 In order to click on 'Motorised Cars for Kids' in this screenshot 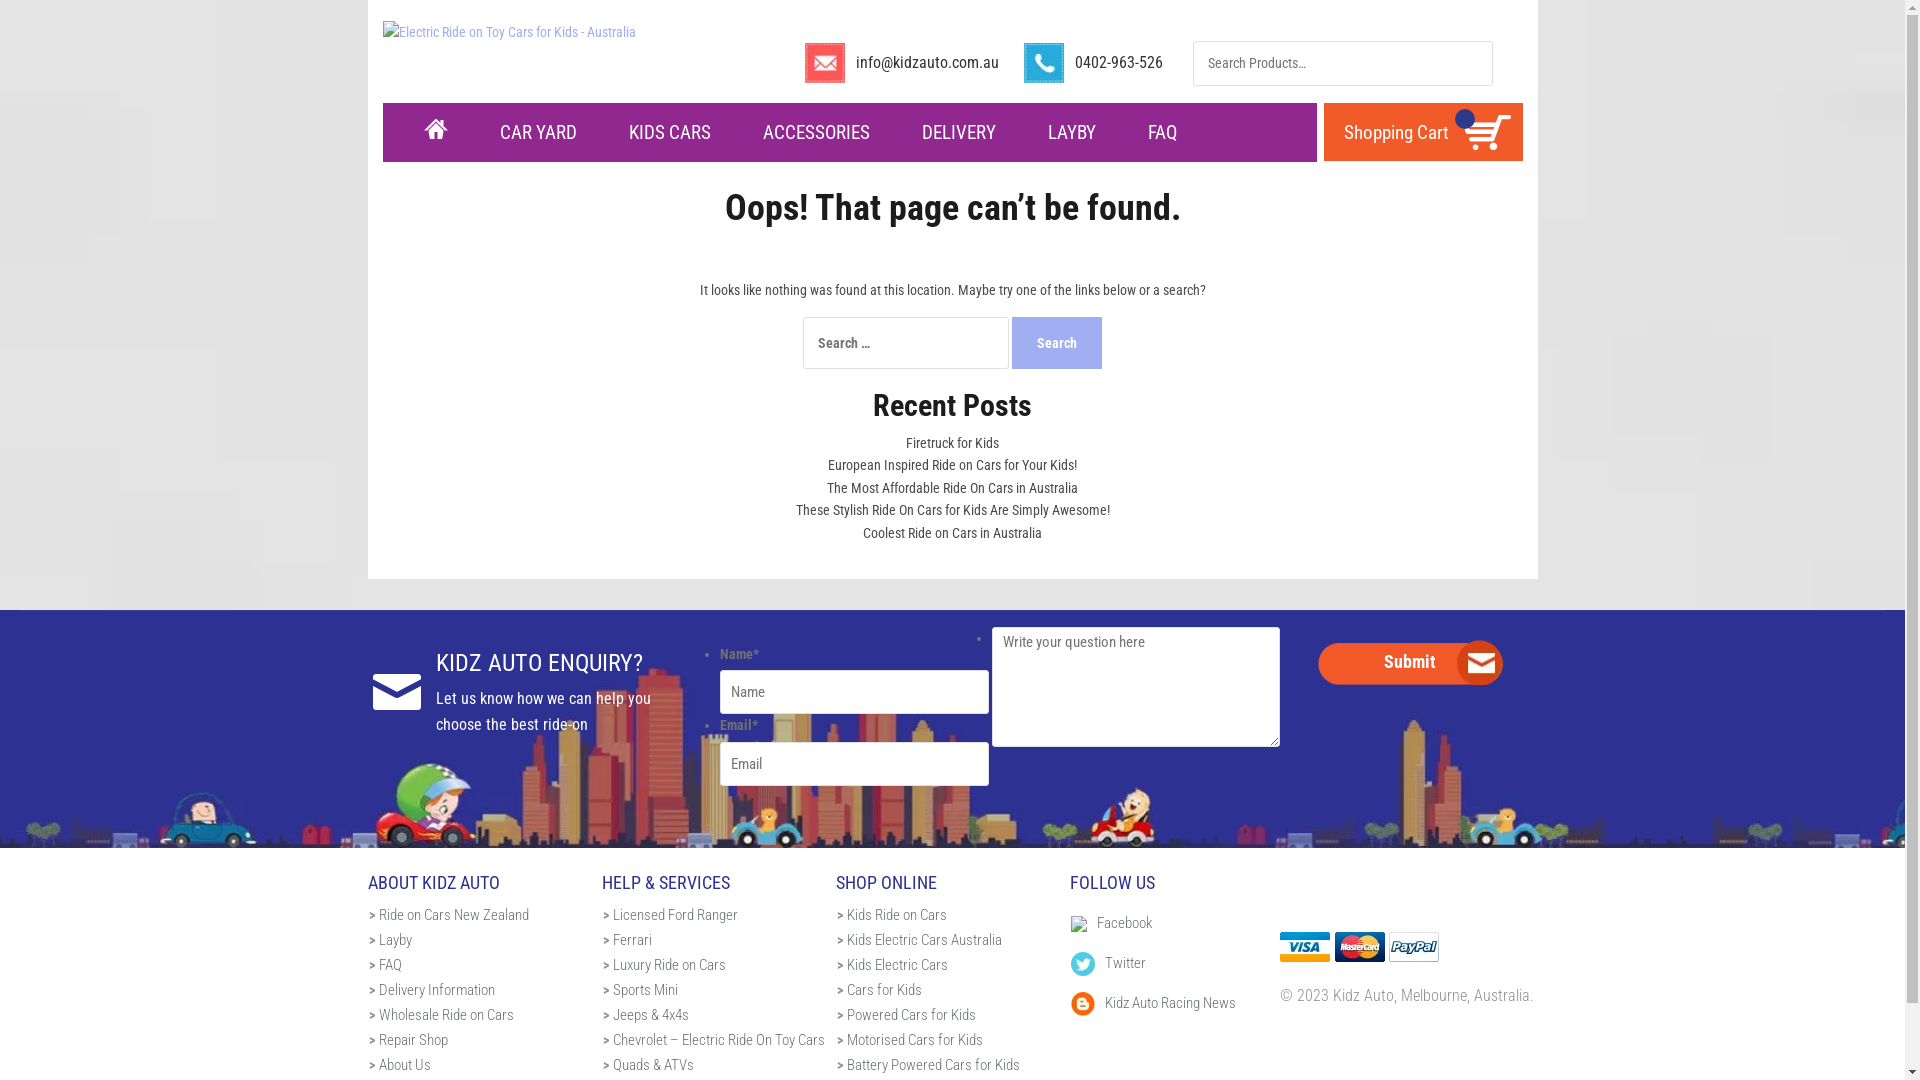, I will do `click(912, 1039)`.